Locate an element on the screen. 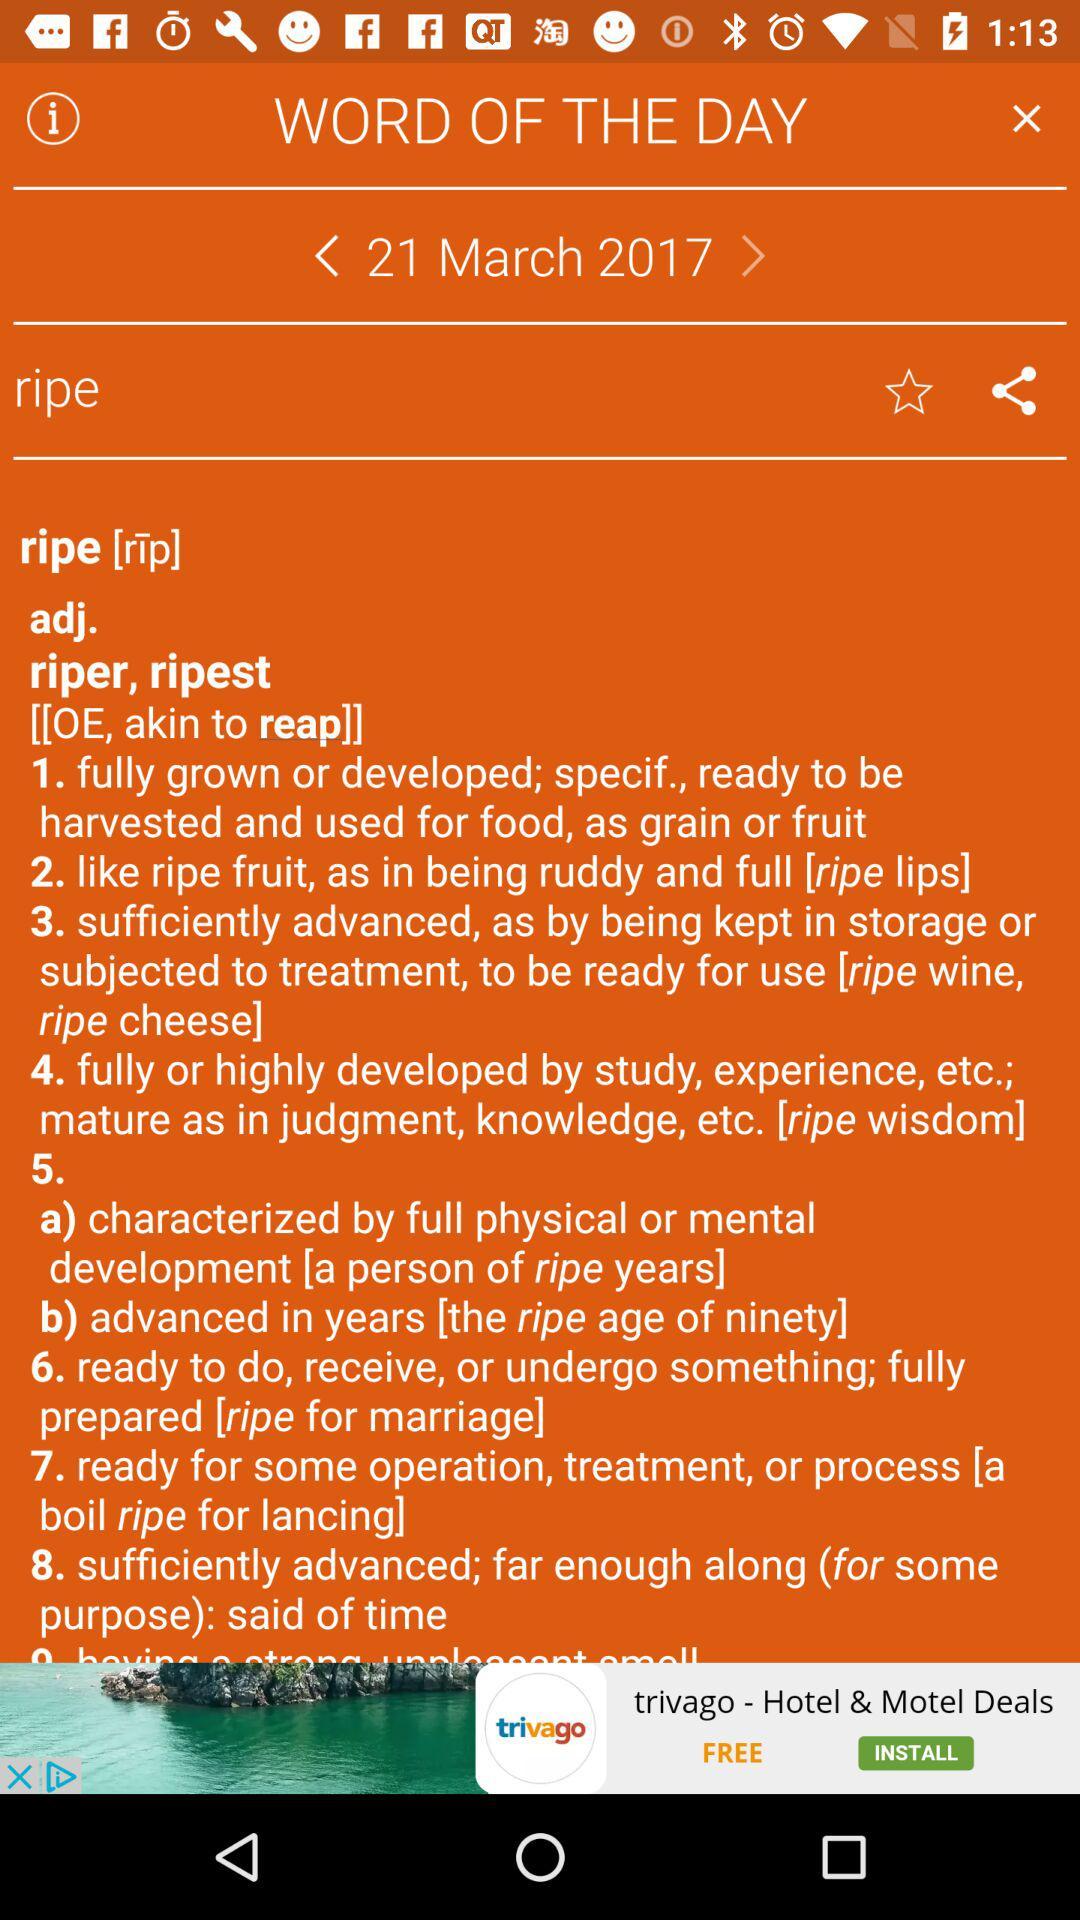  move forward is located at coordinates (753, 254).